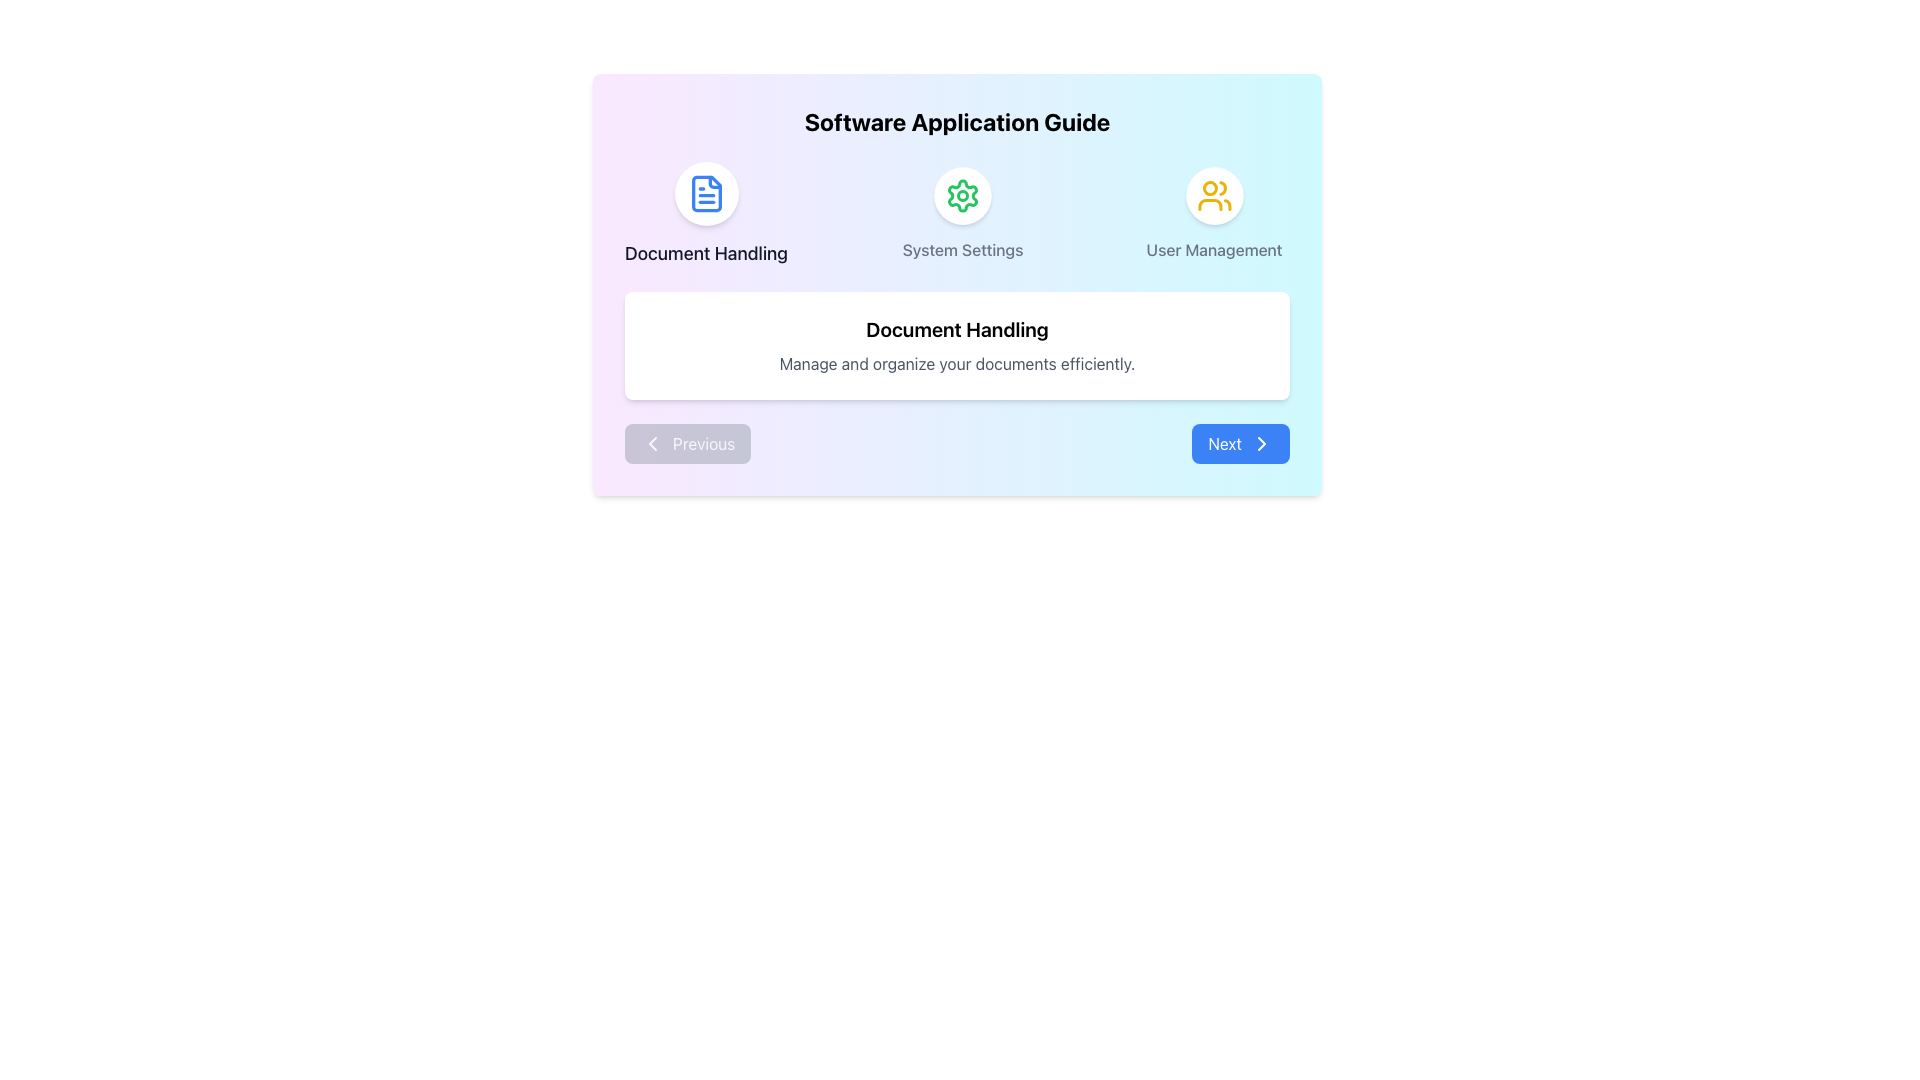 The width and height of the screenshot is (1920, 1080). I want to click on the 'Next' button that contains the arrow icon located at the bottom-right corner of the interface to proceed, so click(1261, 442).